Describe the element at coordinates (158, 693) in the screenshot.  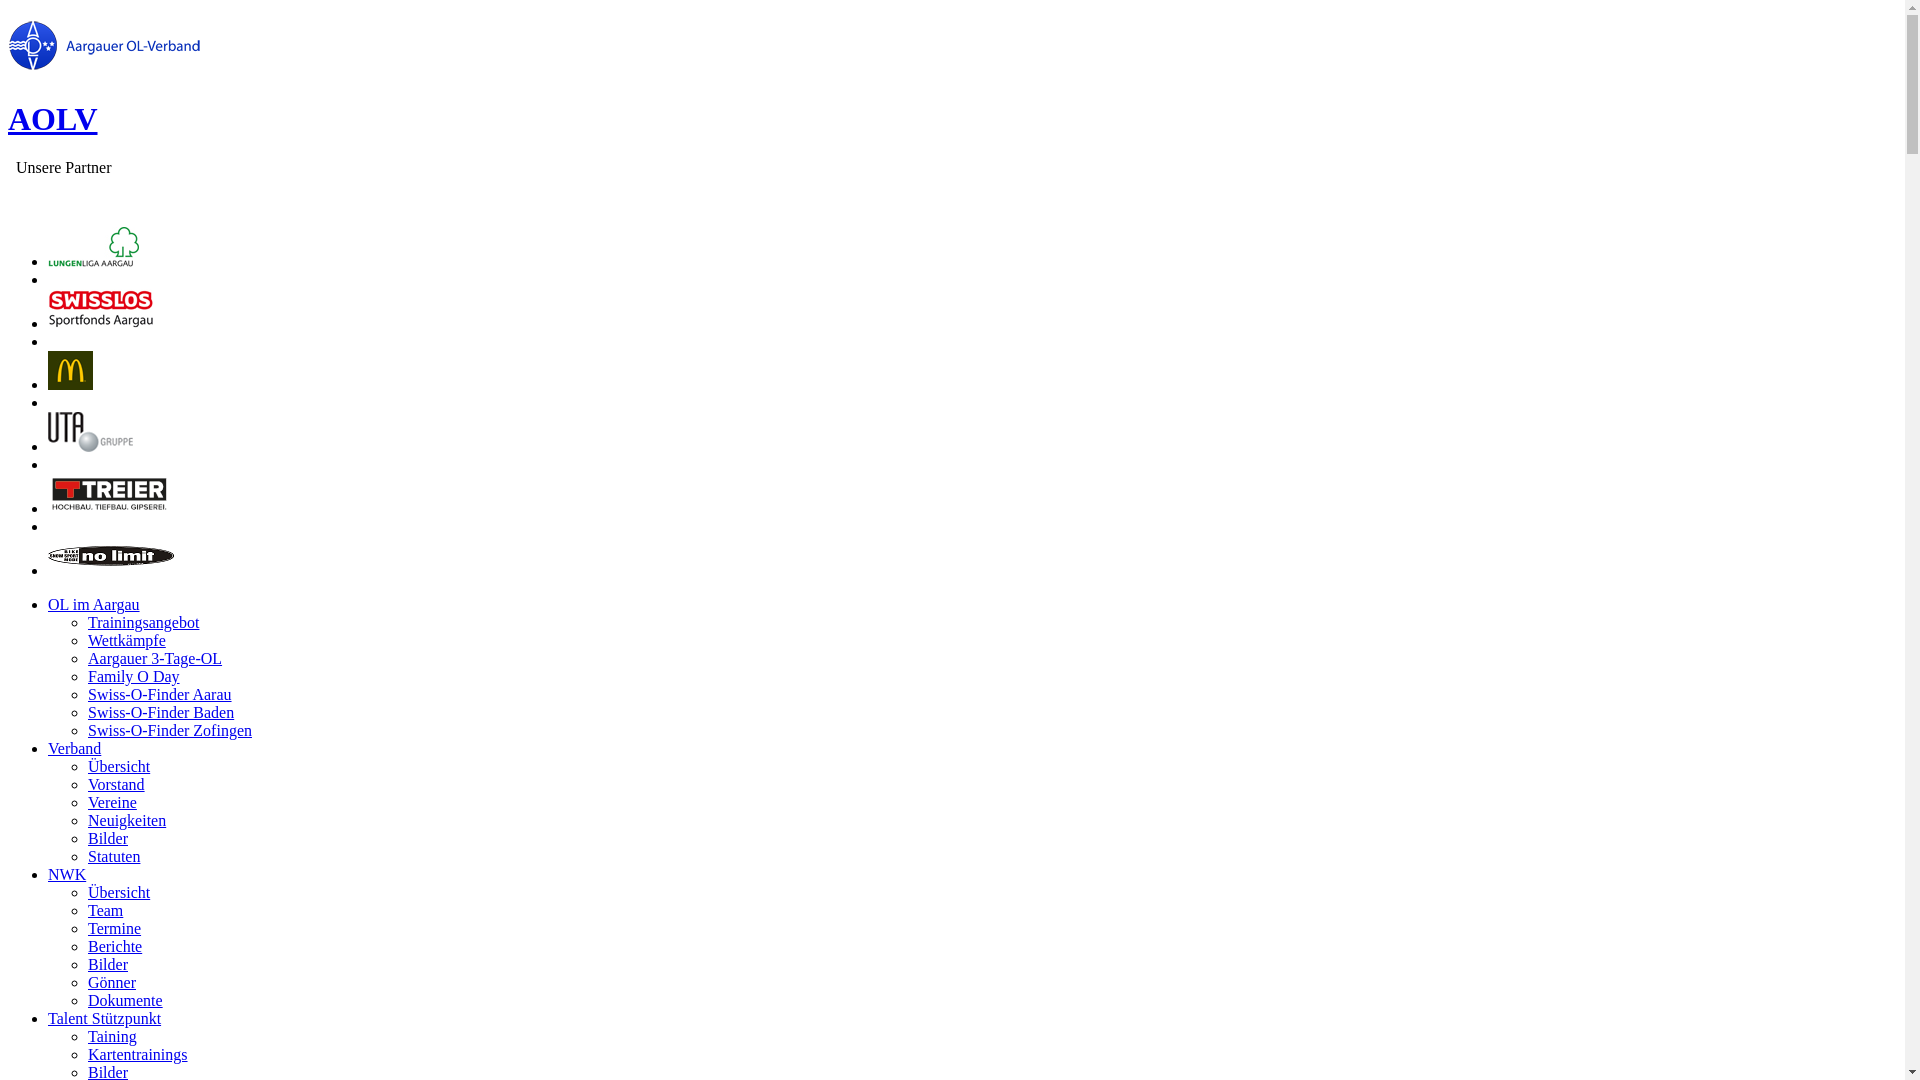
I see `'Swiss-O-Finder Aarau'` at that location.